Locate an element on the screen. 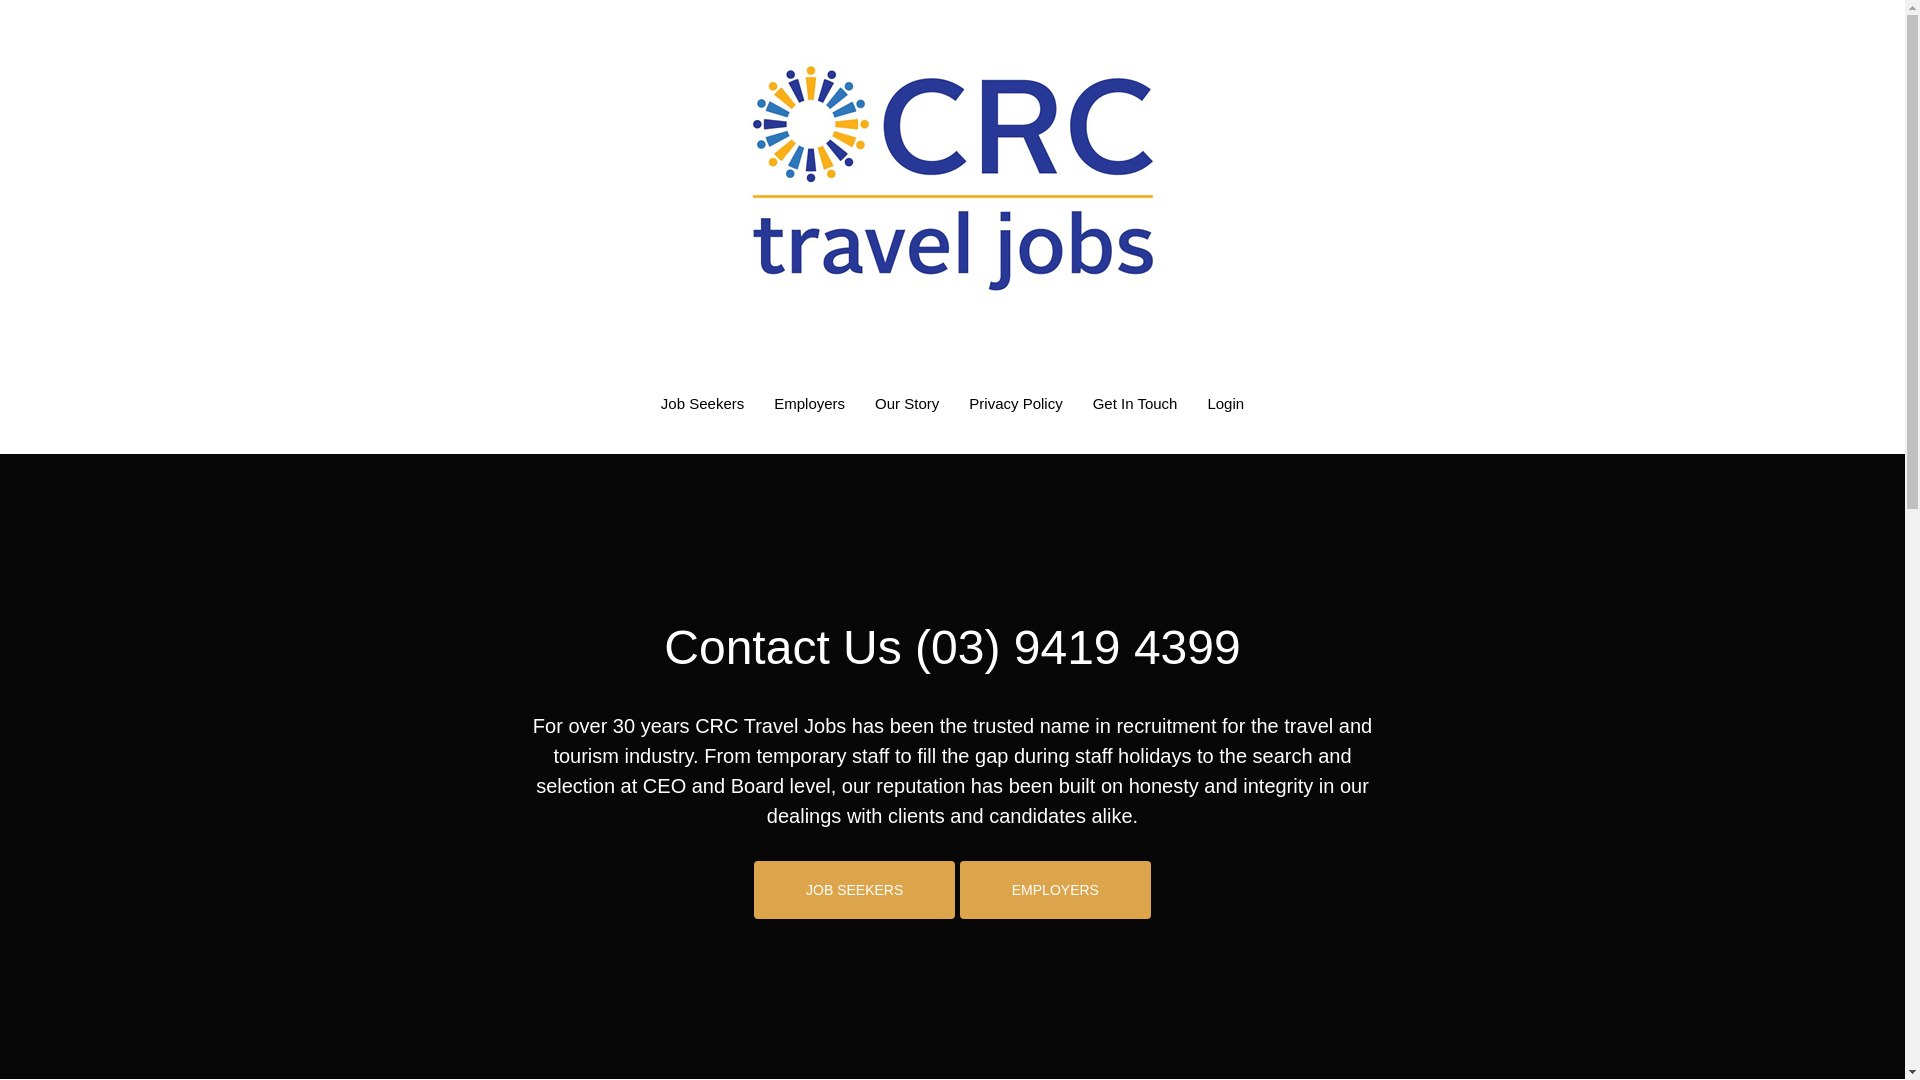 The height and width of the screenshot is (1080, 1920). 'Get In Touch' is located at coordinates (1135, 404).